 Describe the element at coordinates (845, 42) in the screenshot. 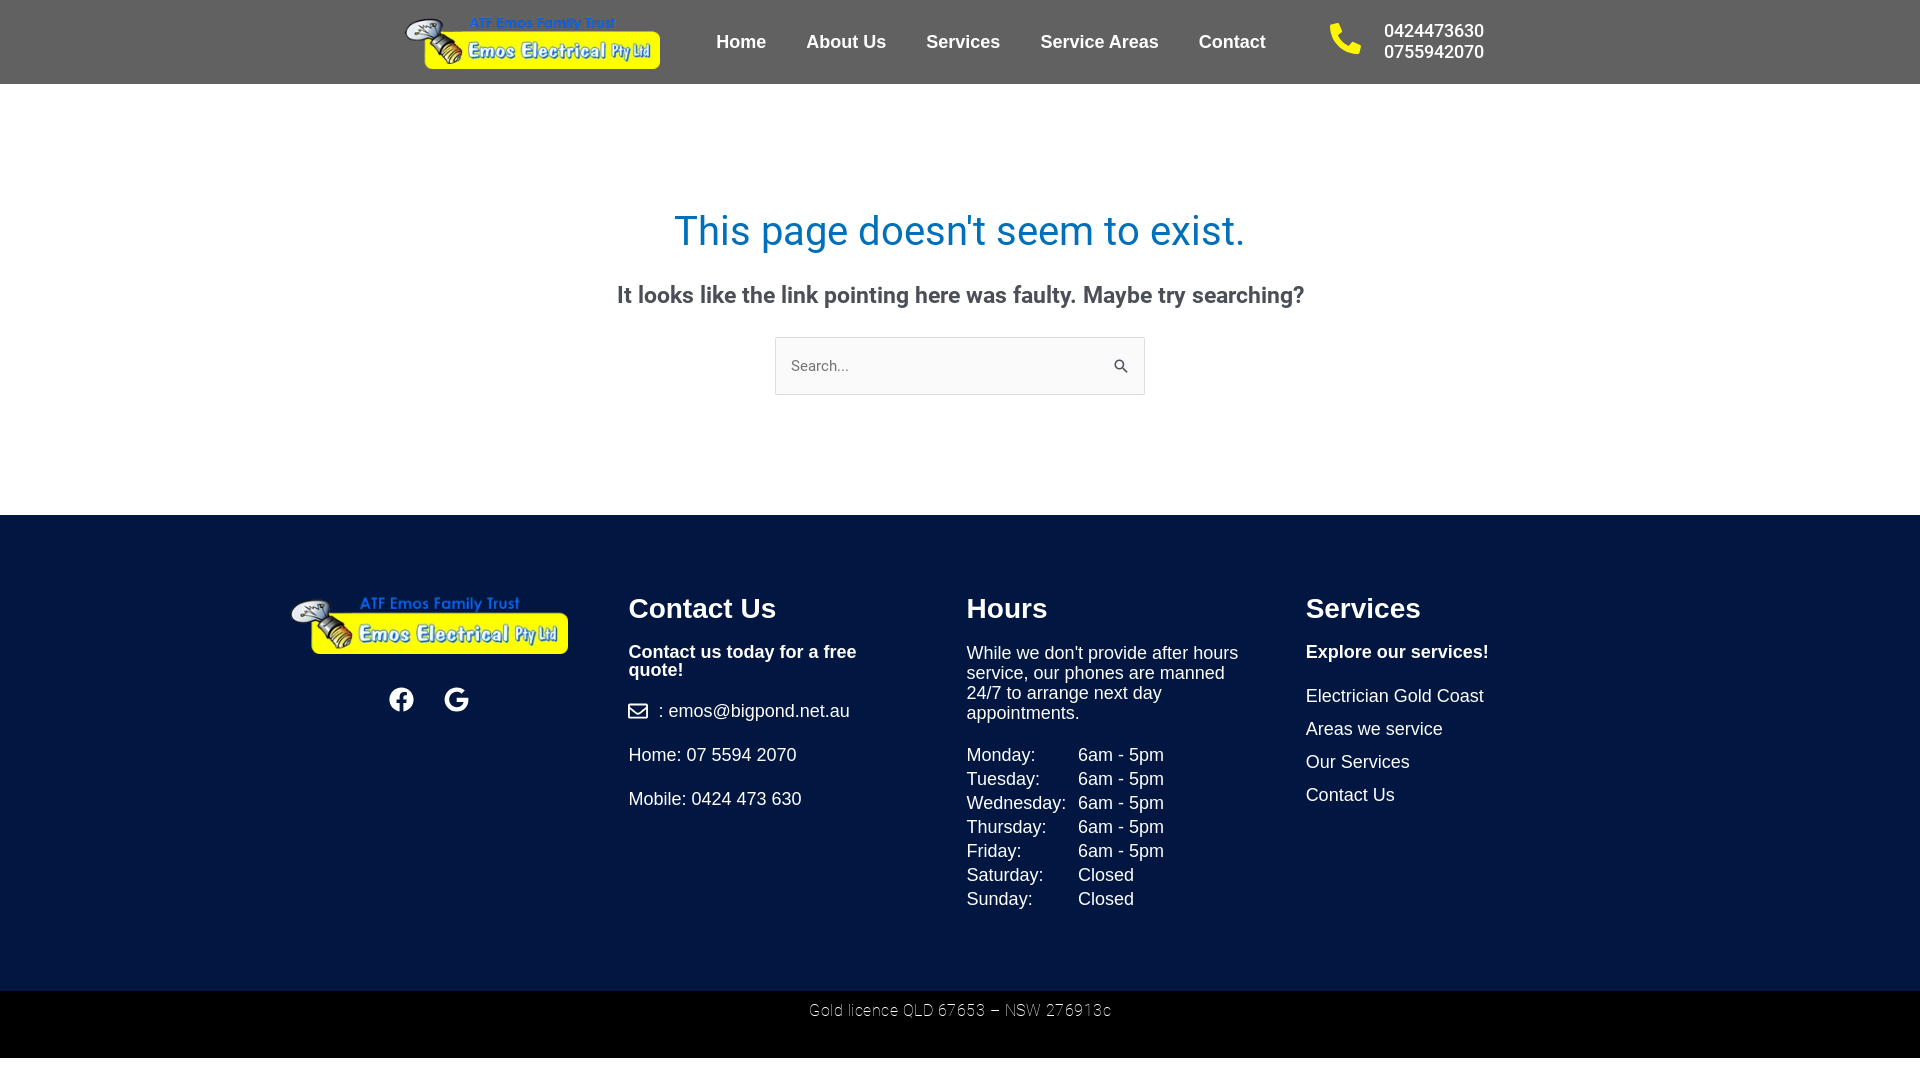

I see `'About Us'` at that location.